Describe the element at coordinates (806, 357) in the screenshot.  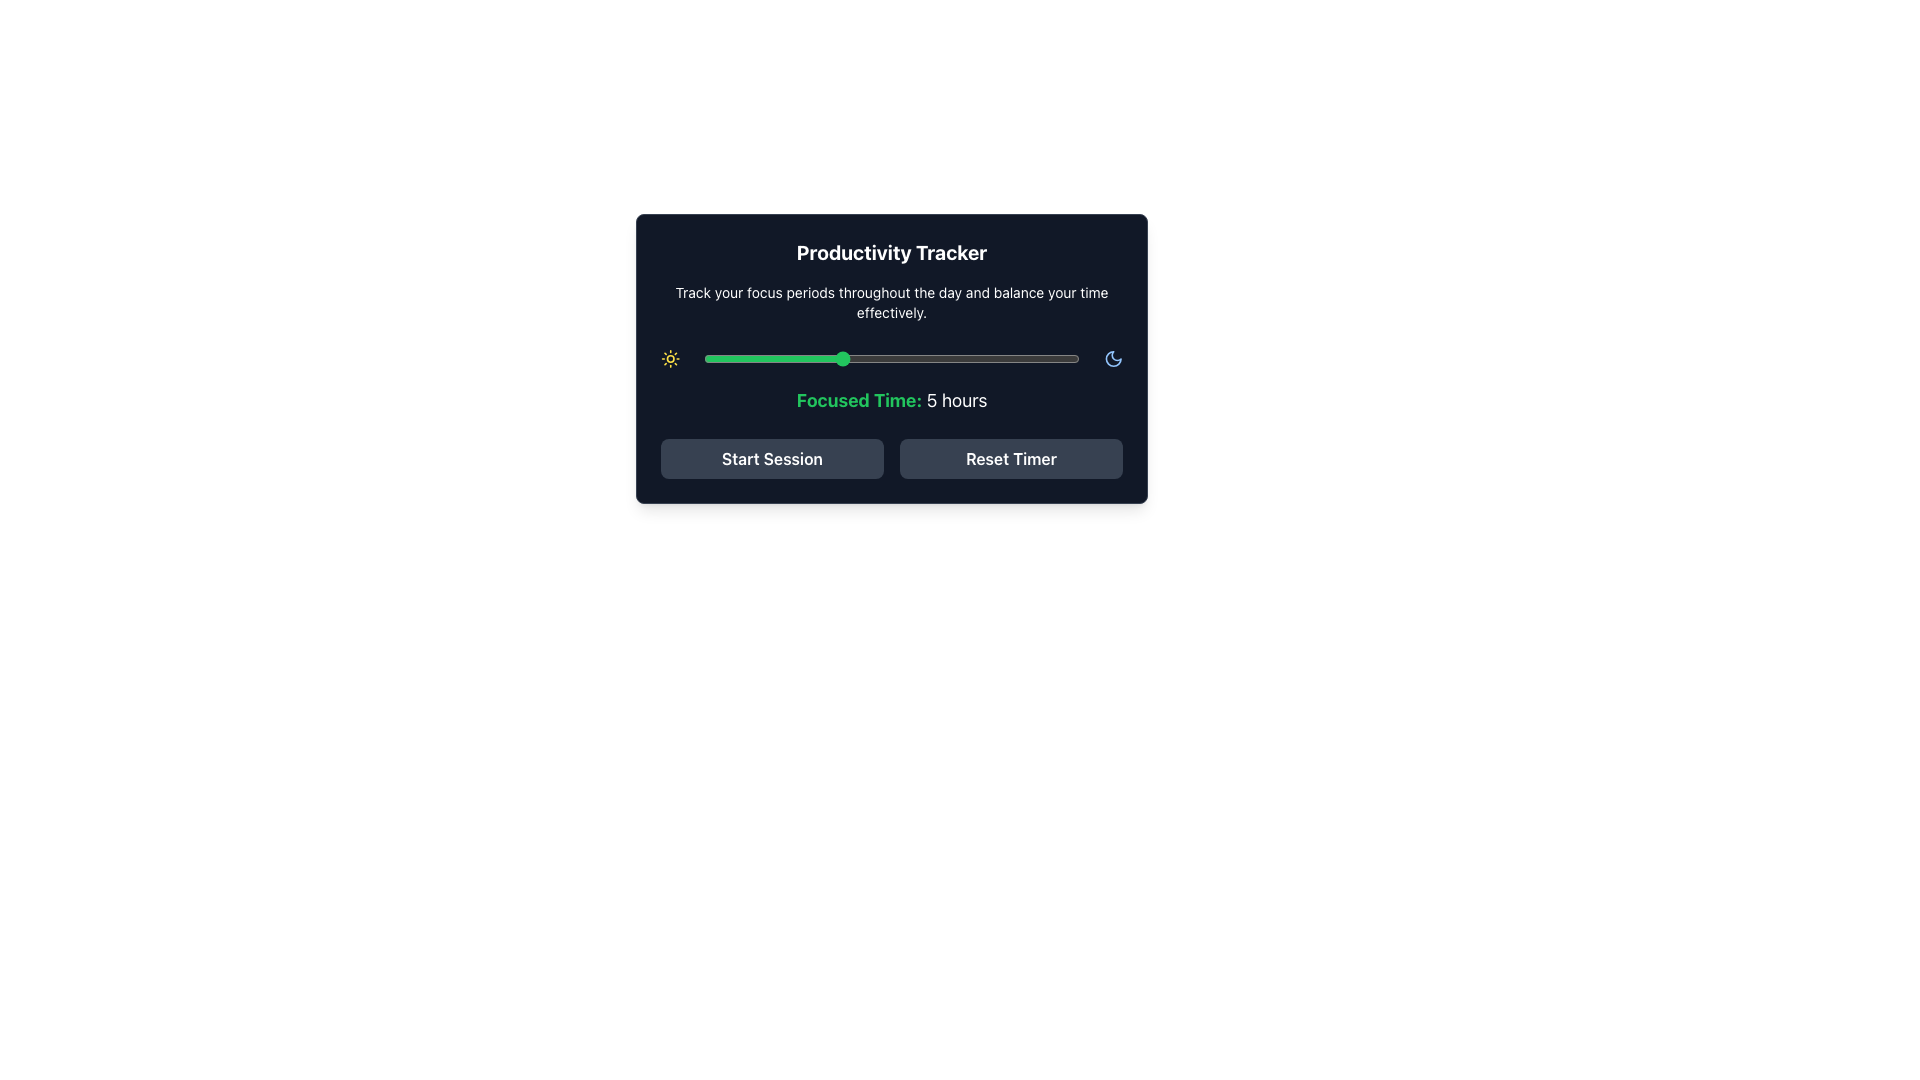
I see `the focus duration` at that location.